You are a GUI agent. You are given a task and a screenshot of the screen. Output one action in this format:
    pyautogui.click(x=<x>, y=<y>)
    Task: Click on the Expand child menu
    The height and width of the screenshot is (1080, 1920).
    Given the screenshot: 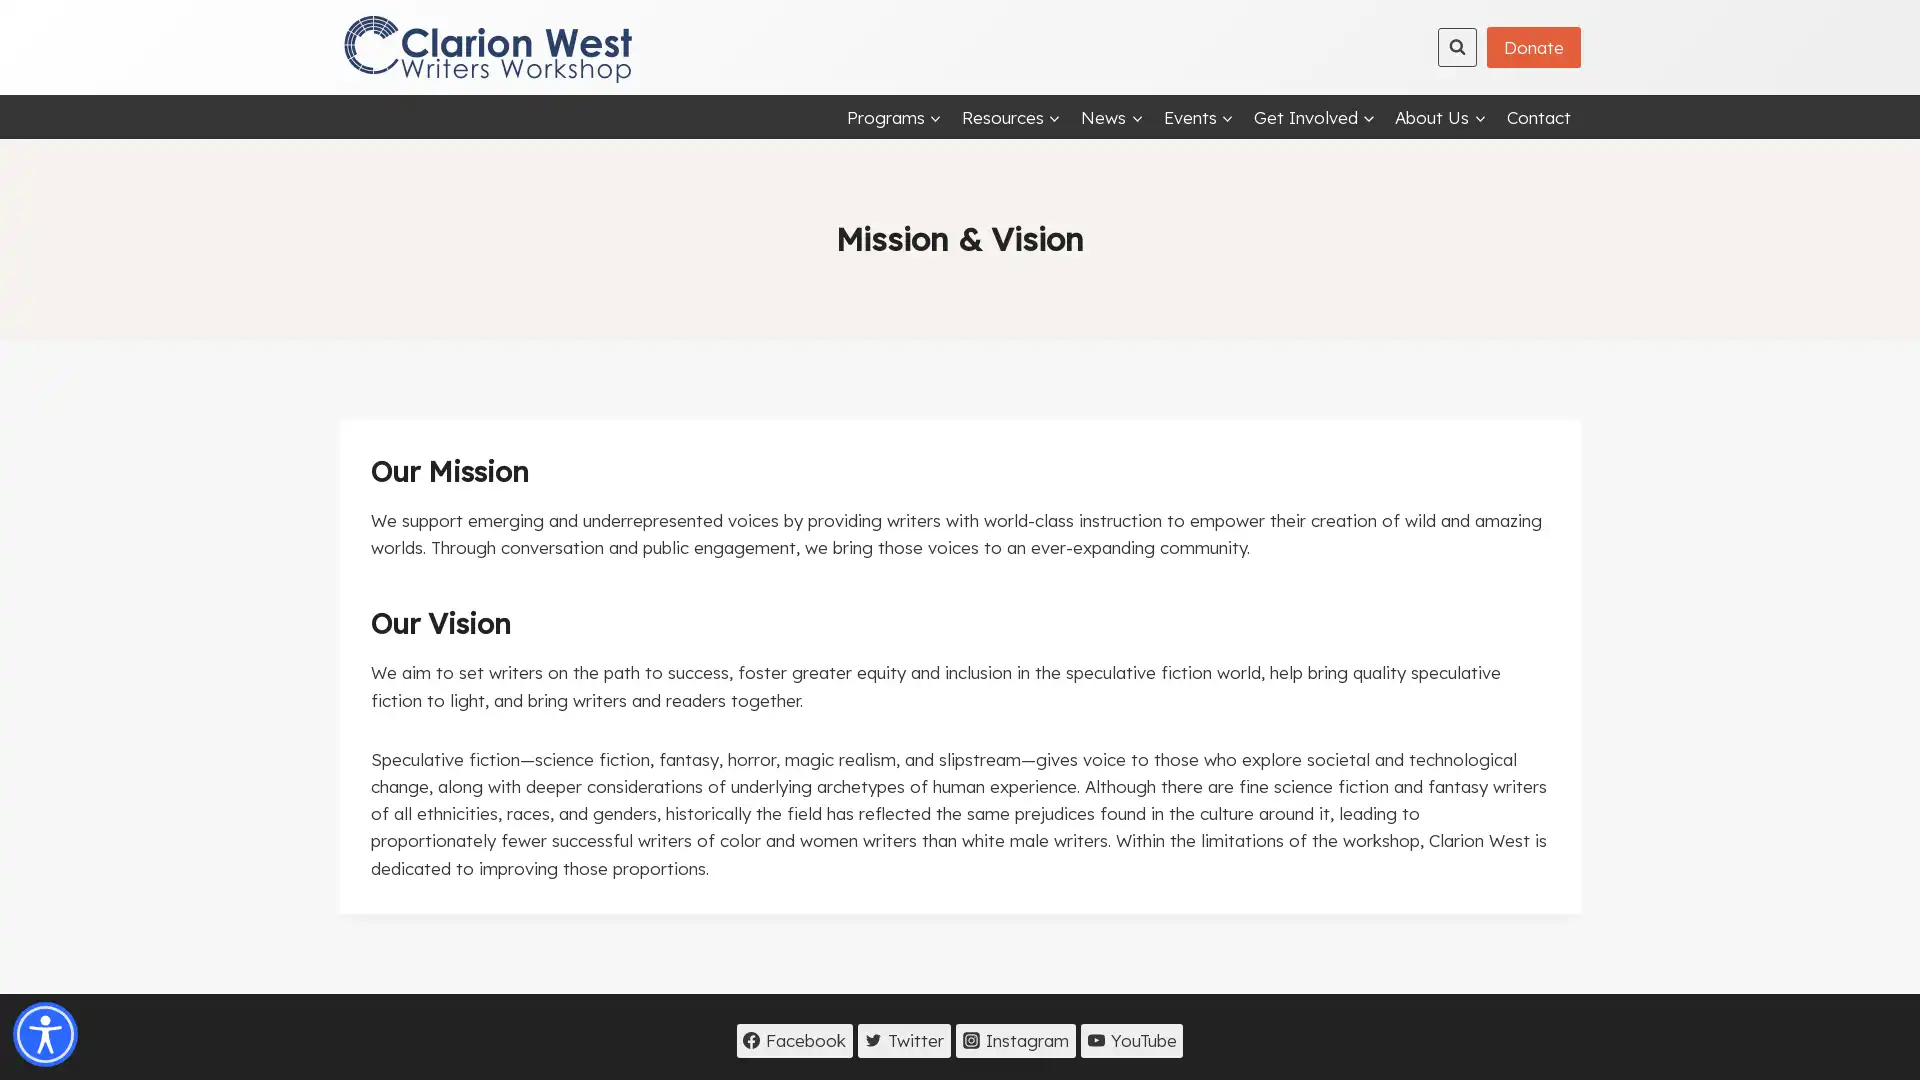 What is the action you would take?
    pyautogui.click(x=1314, y=116)
    